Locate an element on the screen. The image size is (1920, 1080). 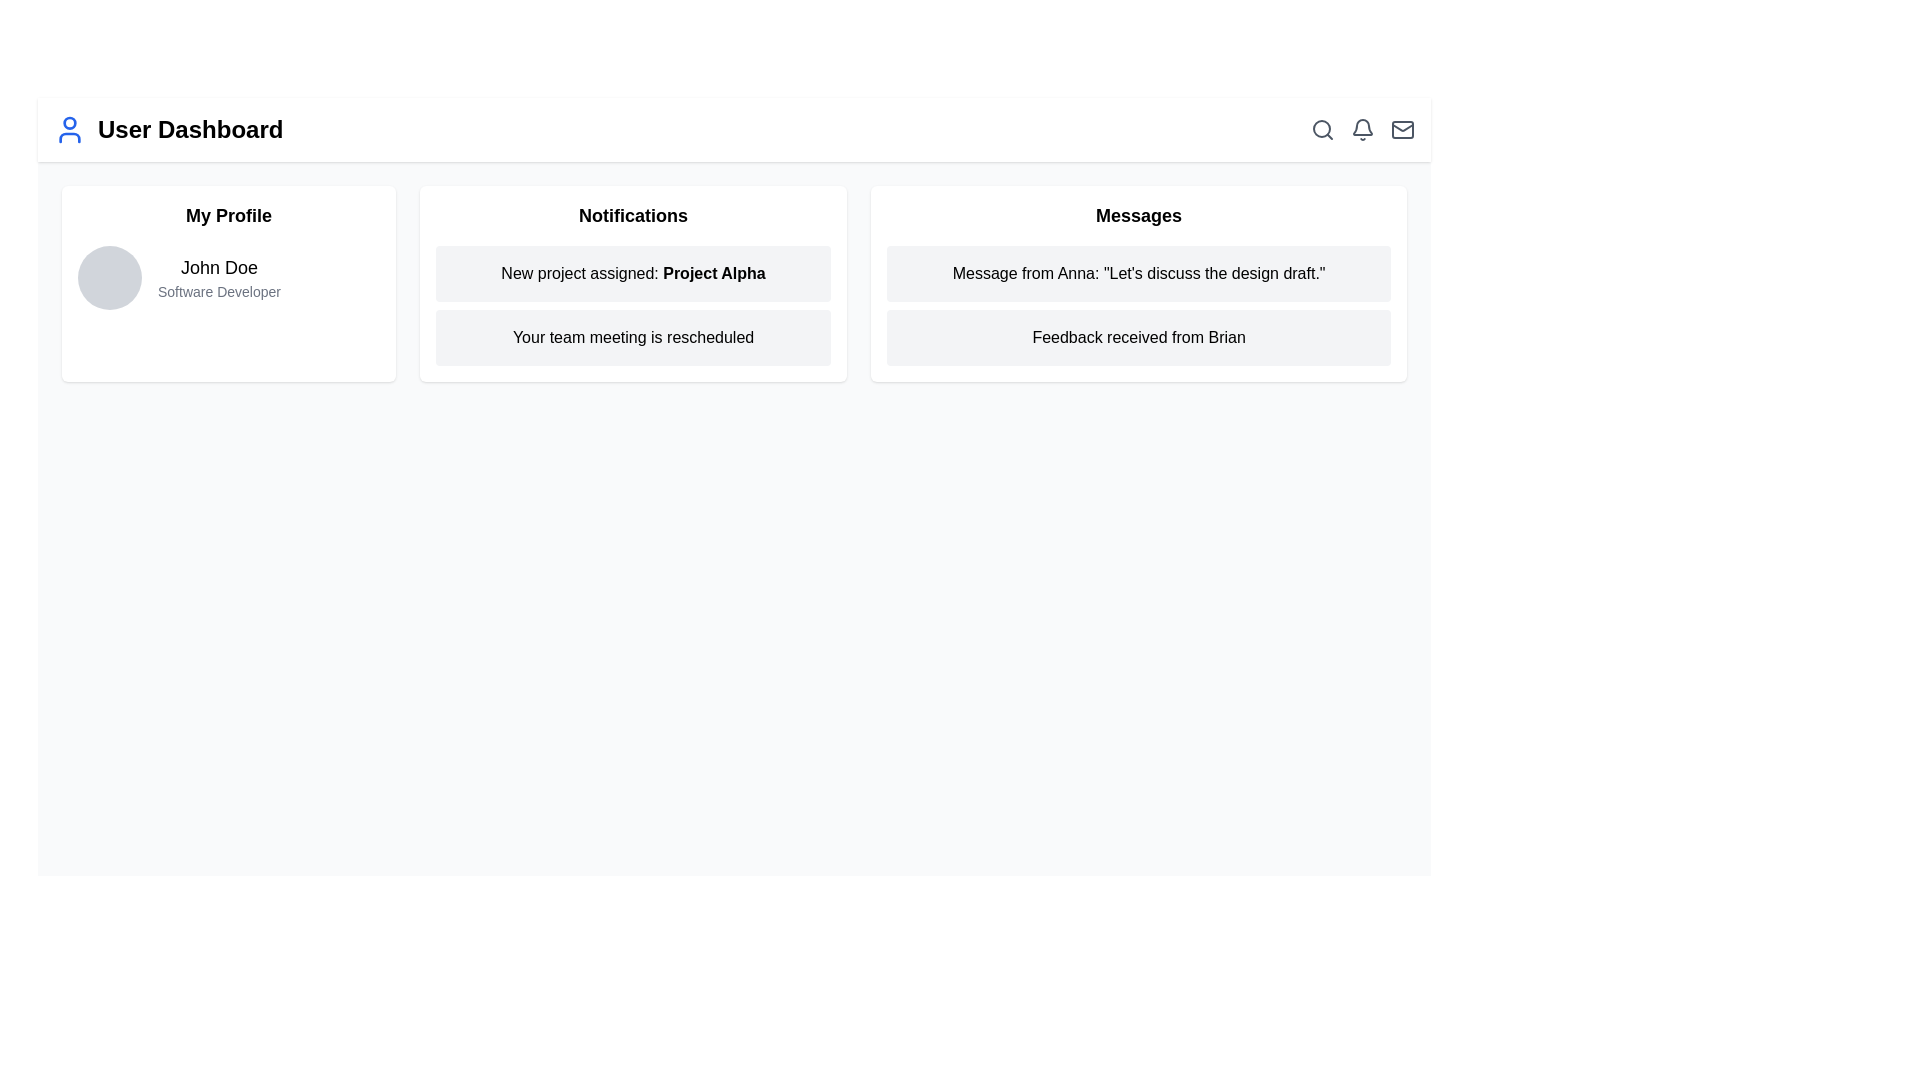
text label 'Project Alpha' which is prominently displayed in bold as part of the notification message in the 'Notifications' section of the dashboard is located at coordinates (714, 273).